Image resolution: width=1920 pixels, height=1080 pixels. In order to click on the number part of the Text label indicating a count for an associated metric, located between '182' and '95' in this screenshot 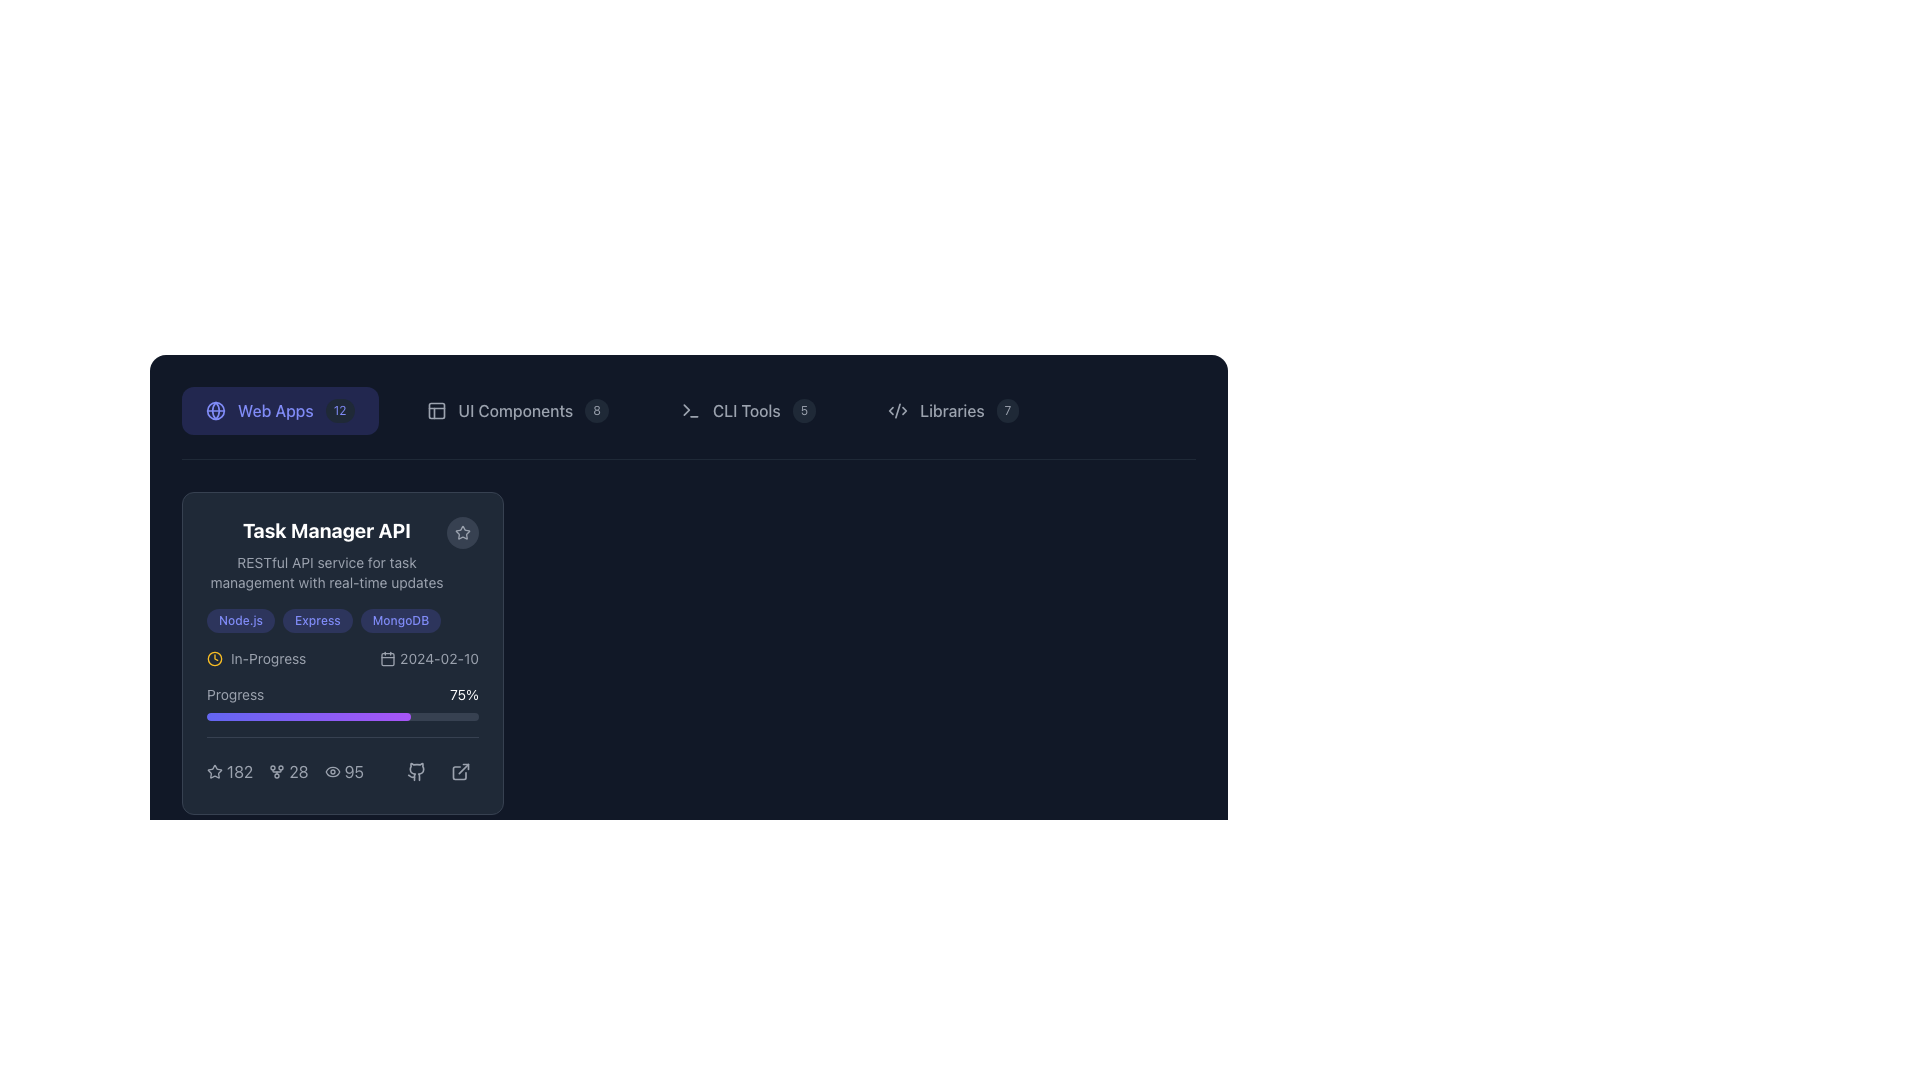, I will do `click(287, 770)`.